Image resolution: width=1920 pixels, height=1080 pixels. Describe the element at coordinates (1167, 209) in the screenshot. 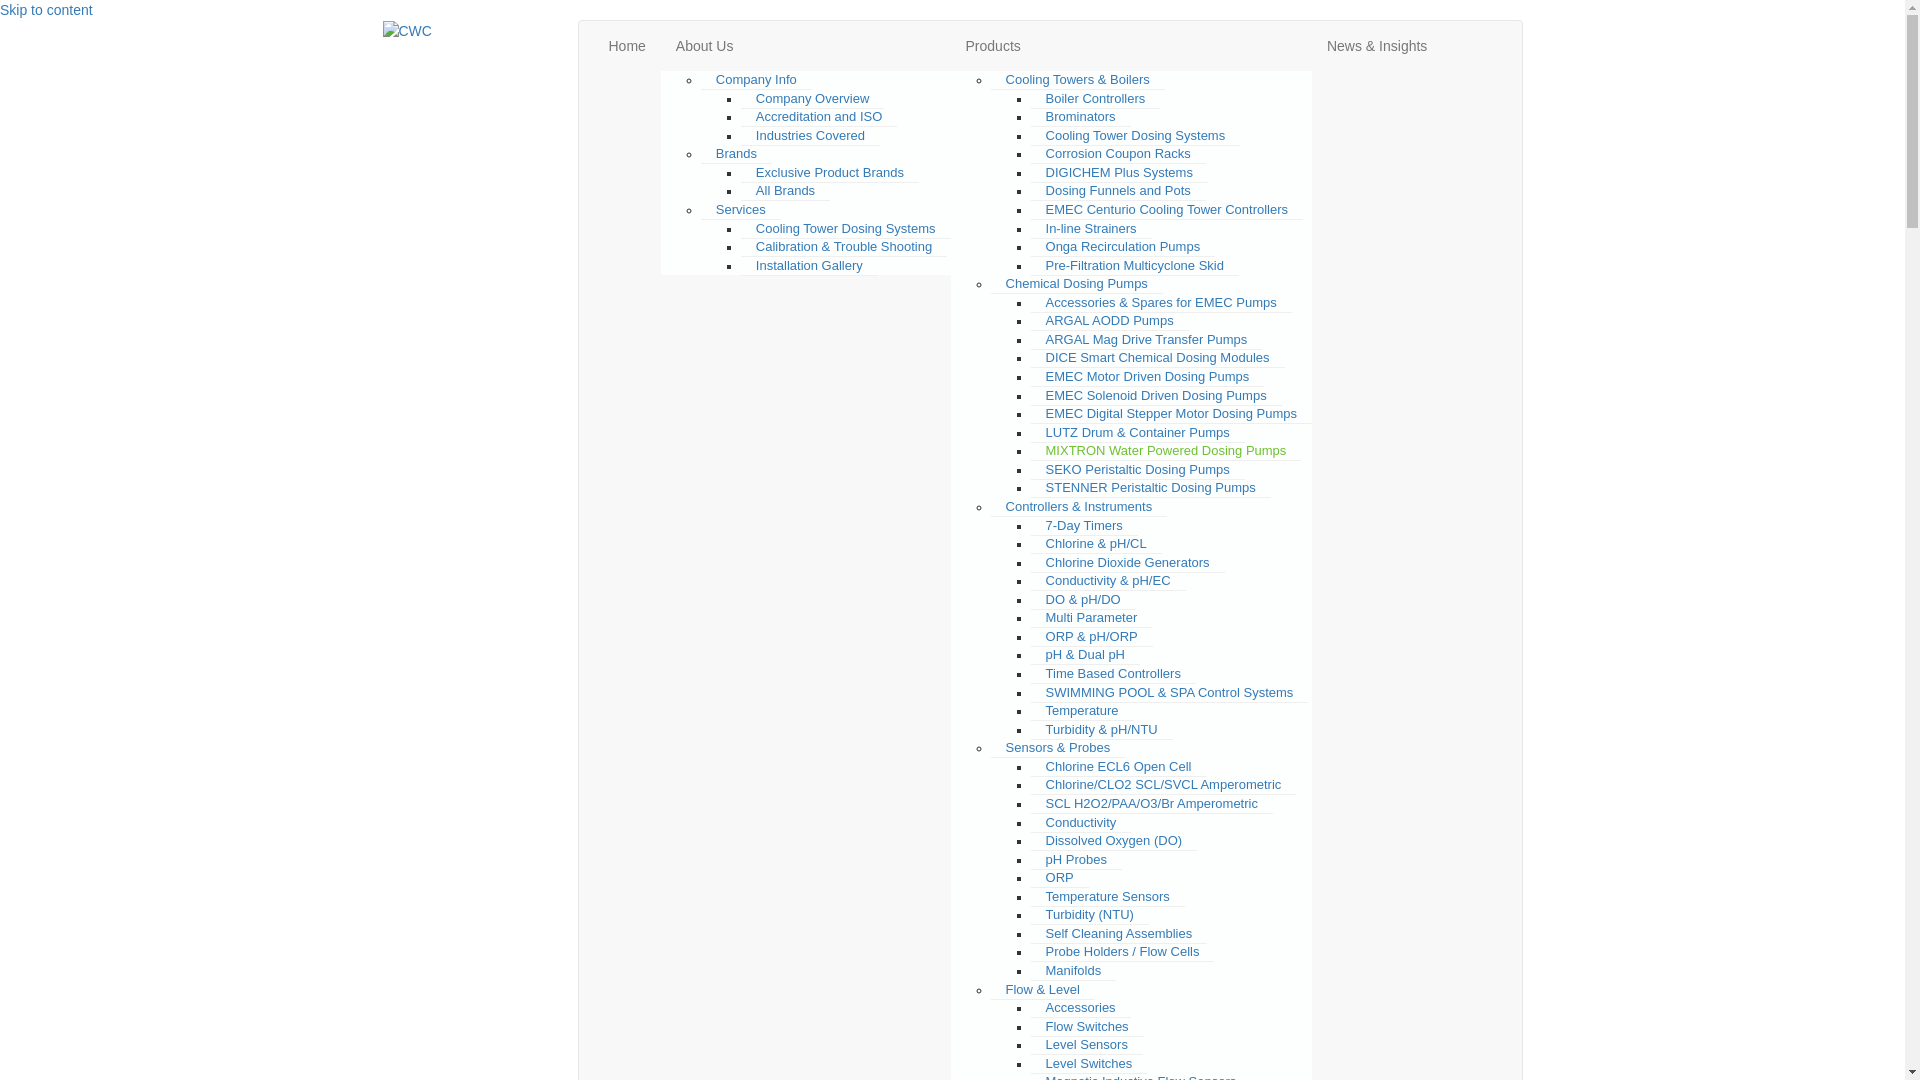

I see `'EMEC Centurio Cooling Tower Controllers'` at that location.